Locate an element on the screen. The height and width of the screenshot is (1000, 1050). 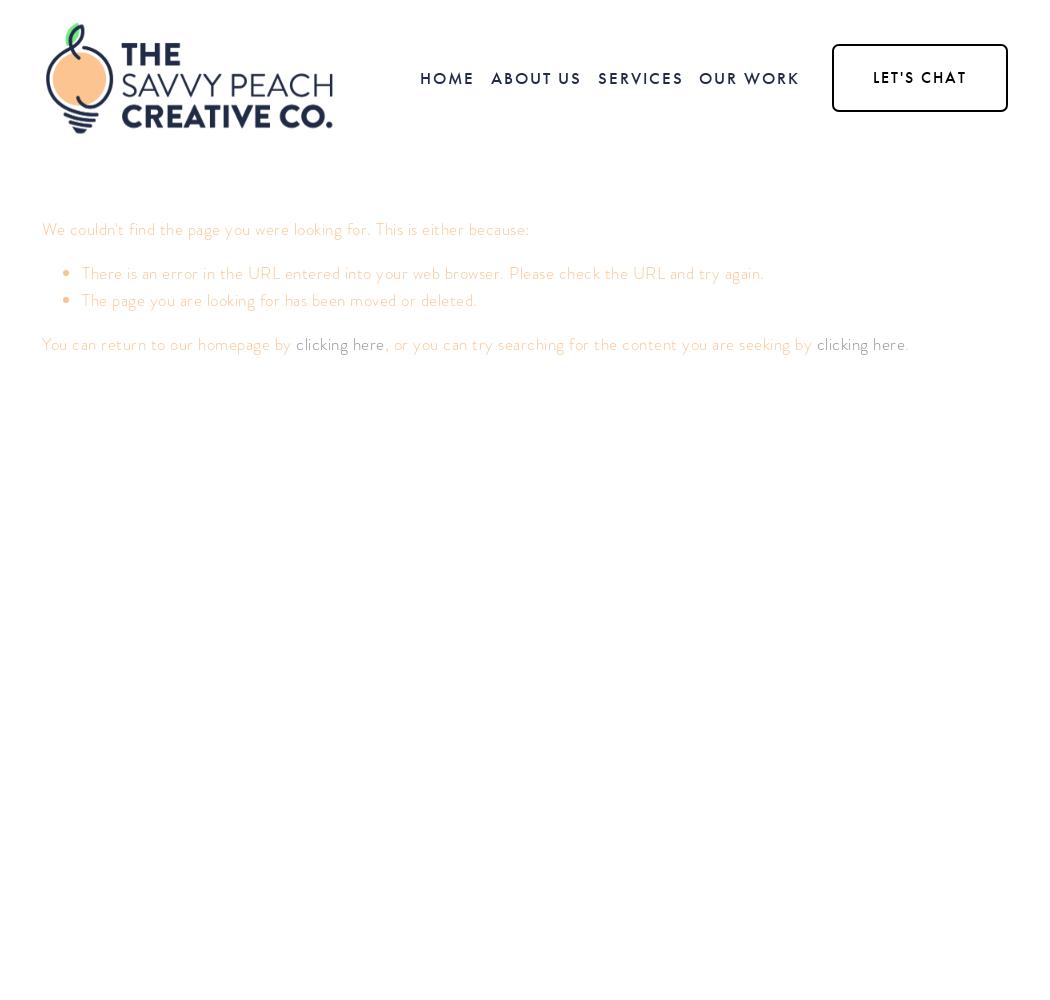
'The page you are looking for has been moved or deleted.' is located at coordinates (82, 299).